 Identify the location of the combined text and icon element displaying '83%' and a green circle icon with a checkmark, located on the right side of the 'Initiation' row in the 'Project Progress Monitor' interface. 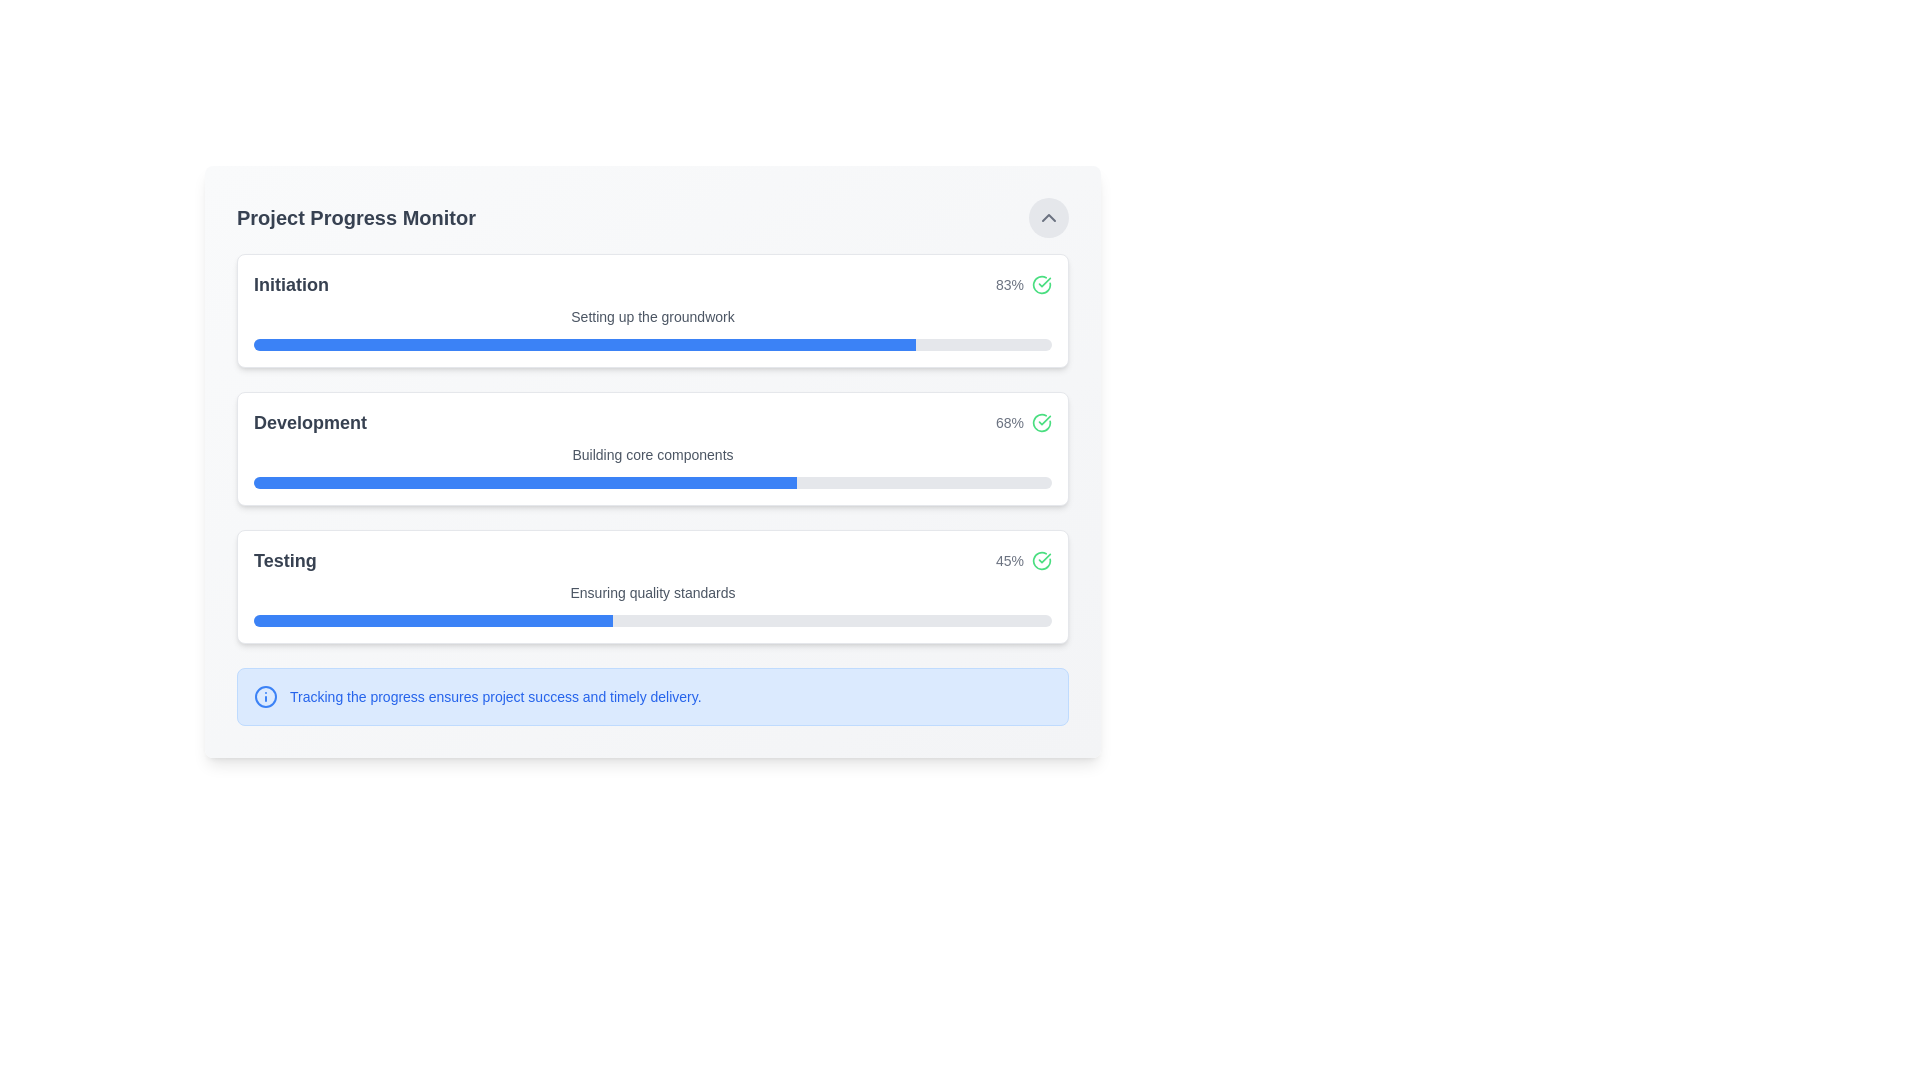
(1023, 285).